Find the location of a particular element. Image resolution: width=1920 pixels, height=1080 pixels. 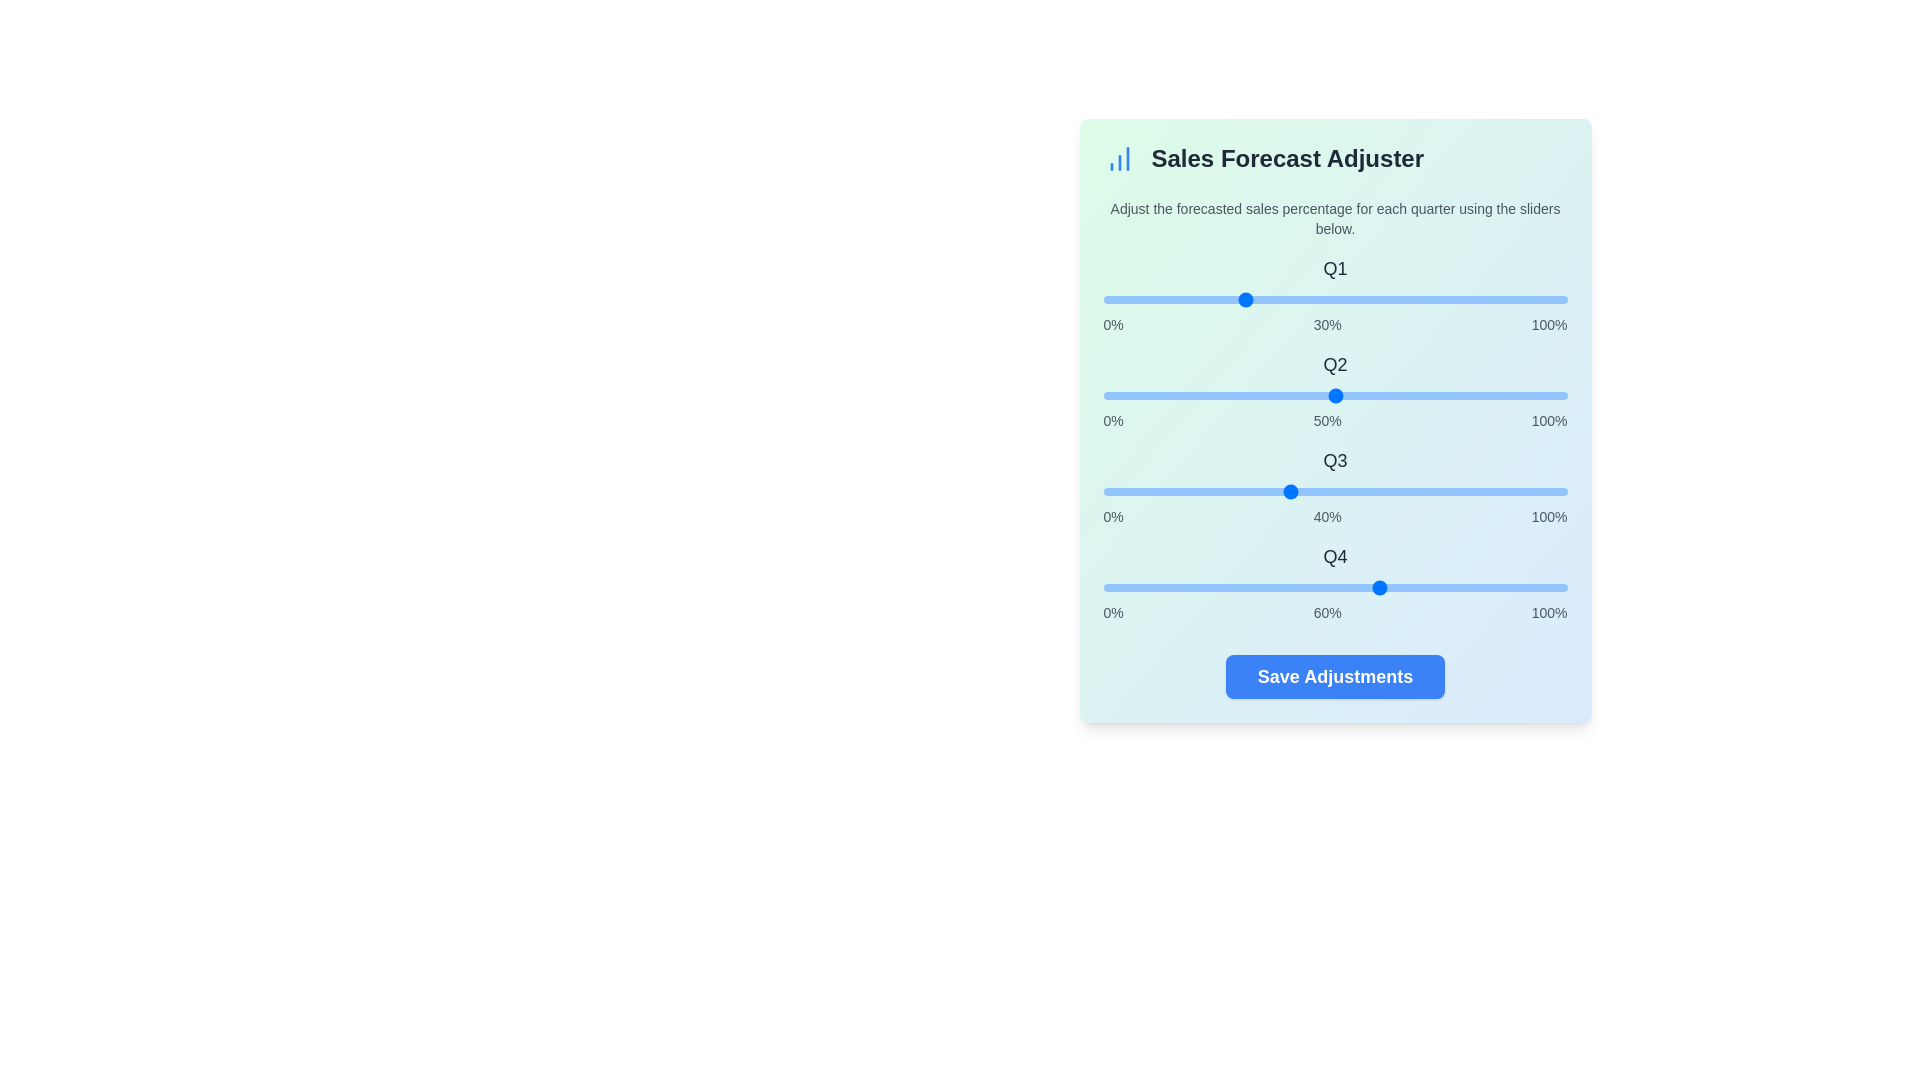

the Q4 slider to 63% is located at coordinates (1394, 586).